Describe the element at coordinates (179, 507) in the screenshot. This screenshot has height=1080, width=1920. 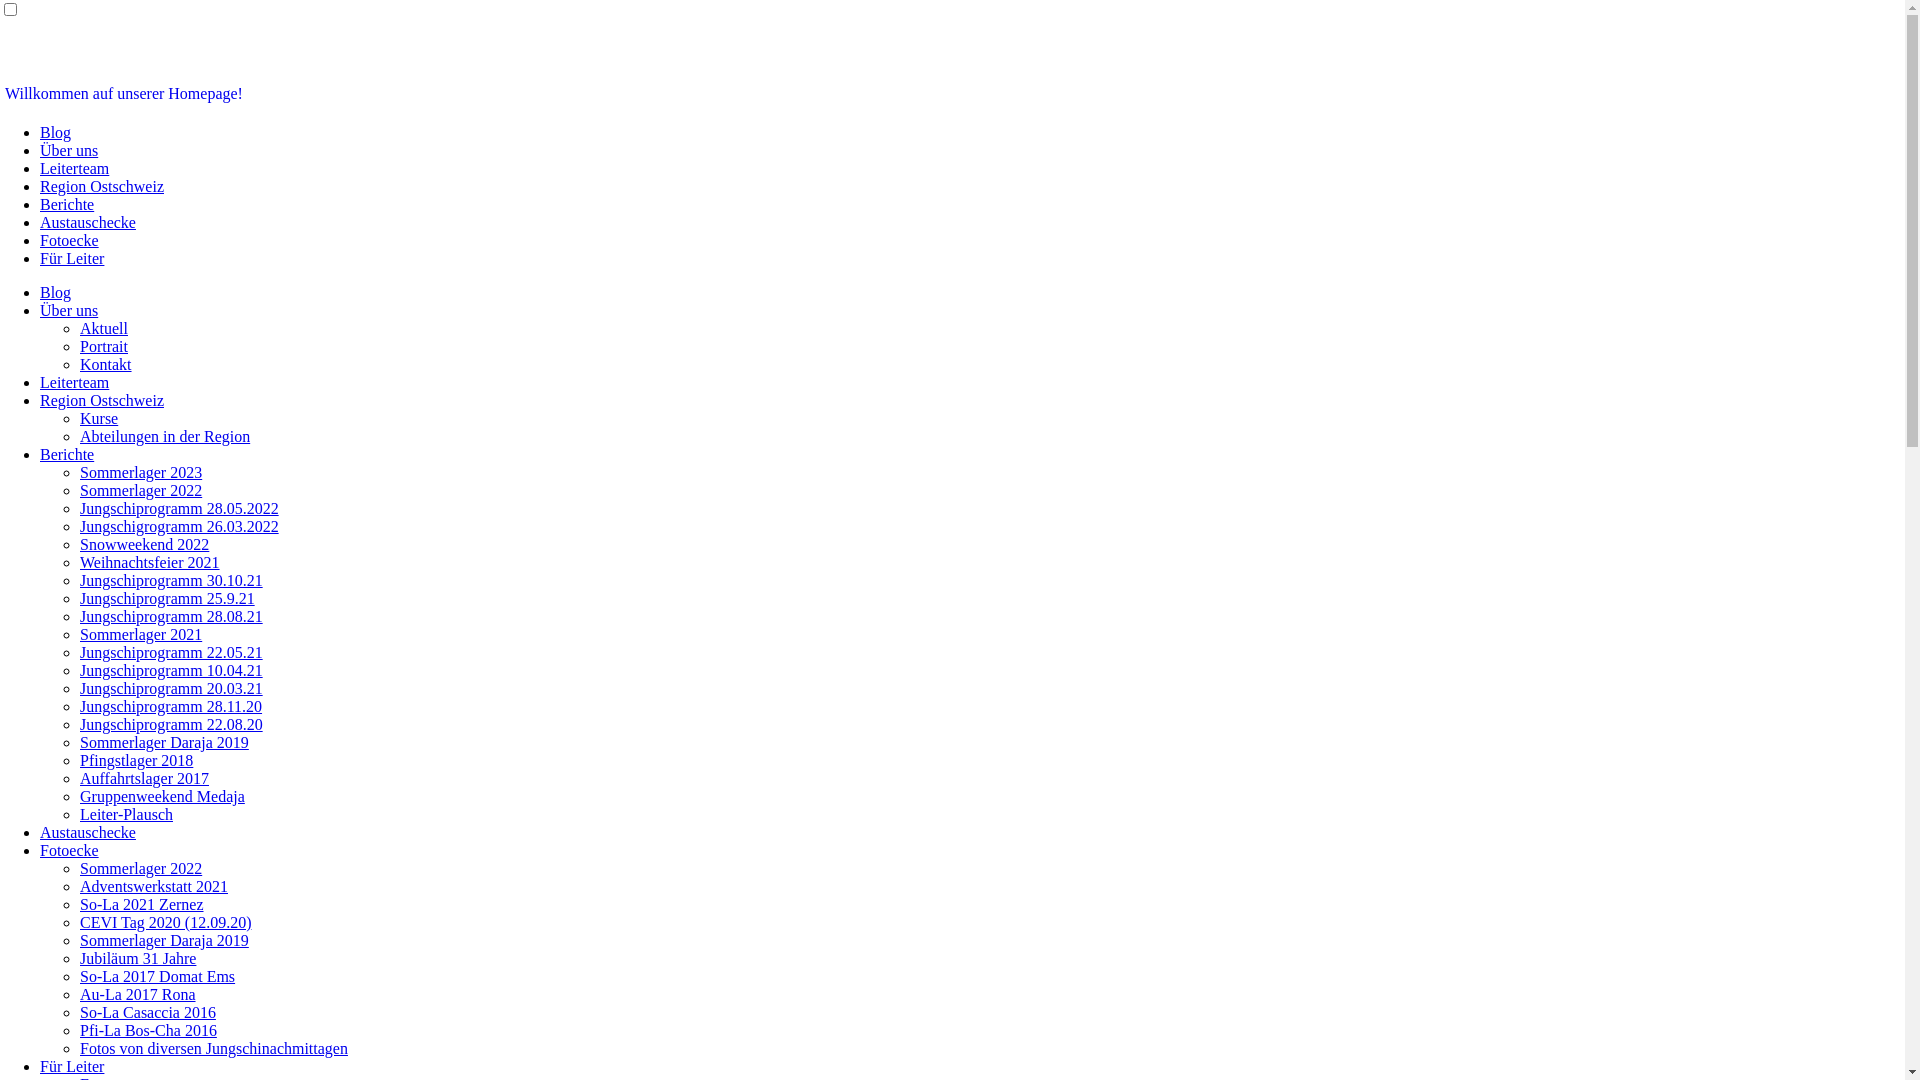
I see `'Jungschiprogramm 28.05.2022'` at that location.